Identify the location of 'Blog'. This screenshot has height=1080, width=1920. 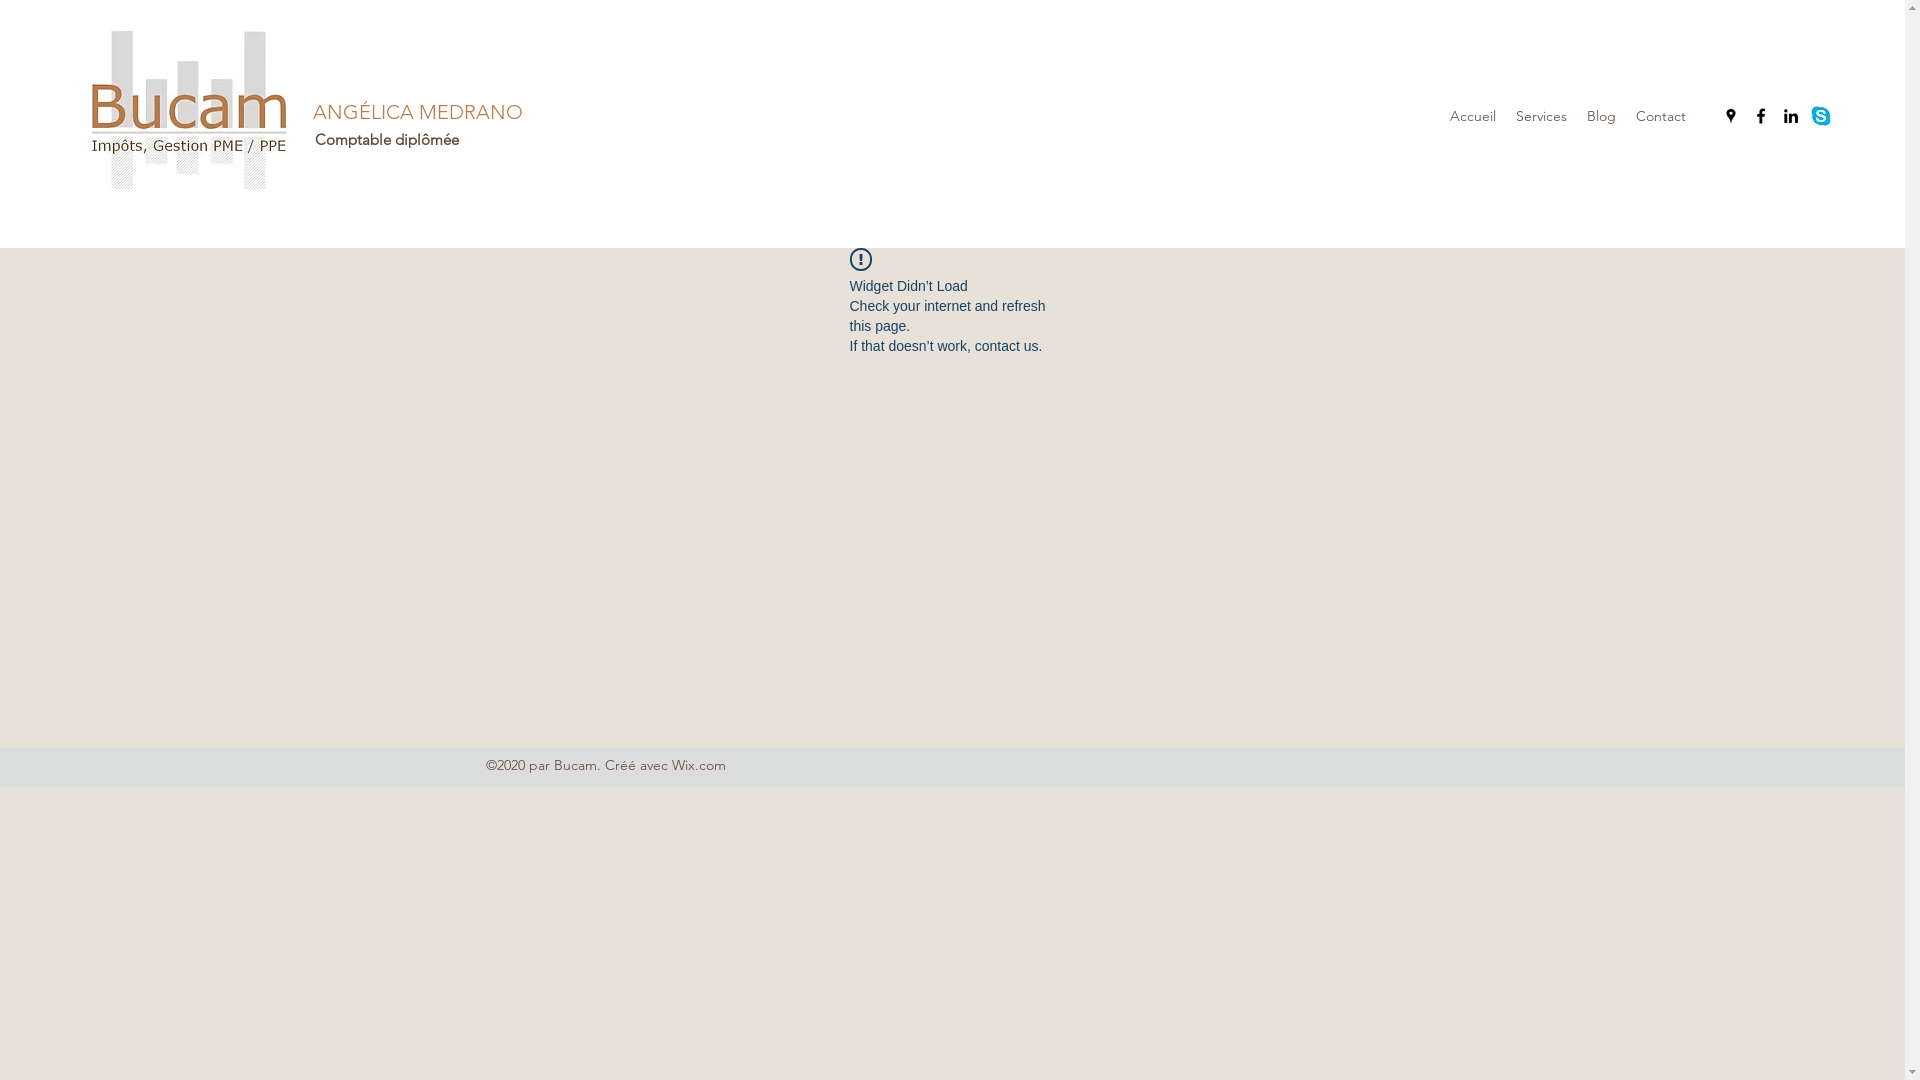
(1601, 115).